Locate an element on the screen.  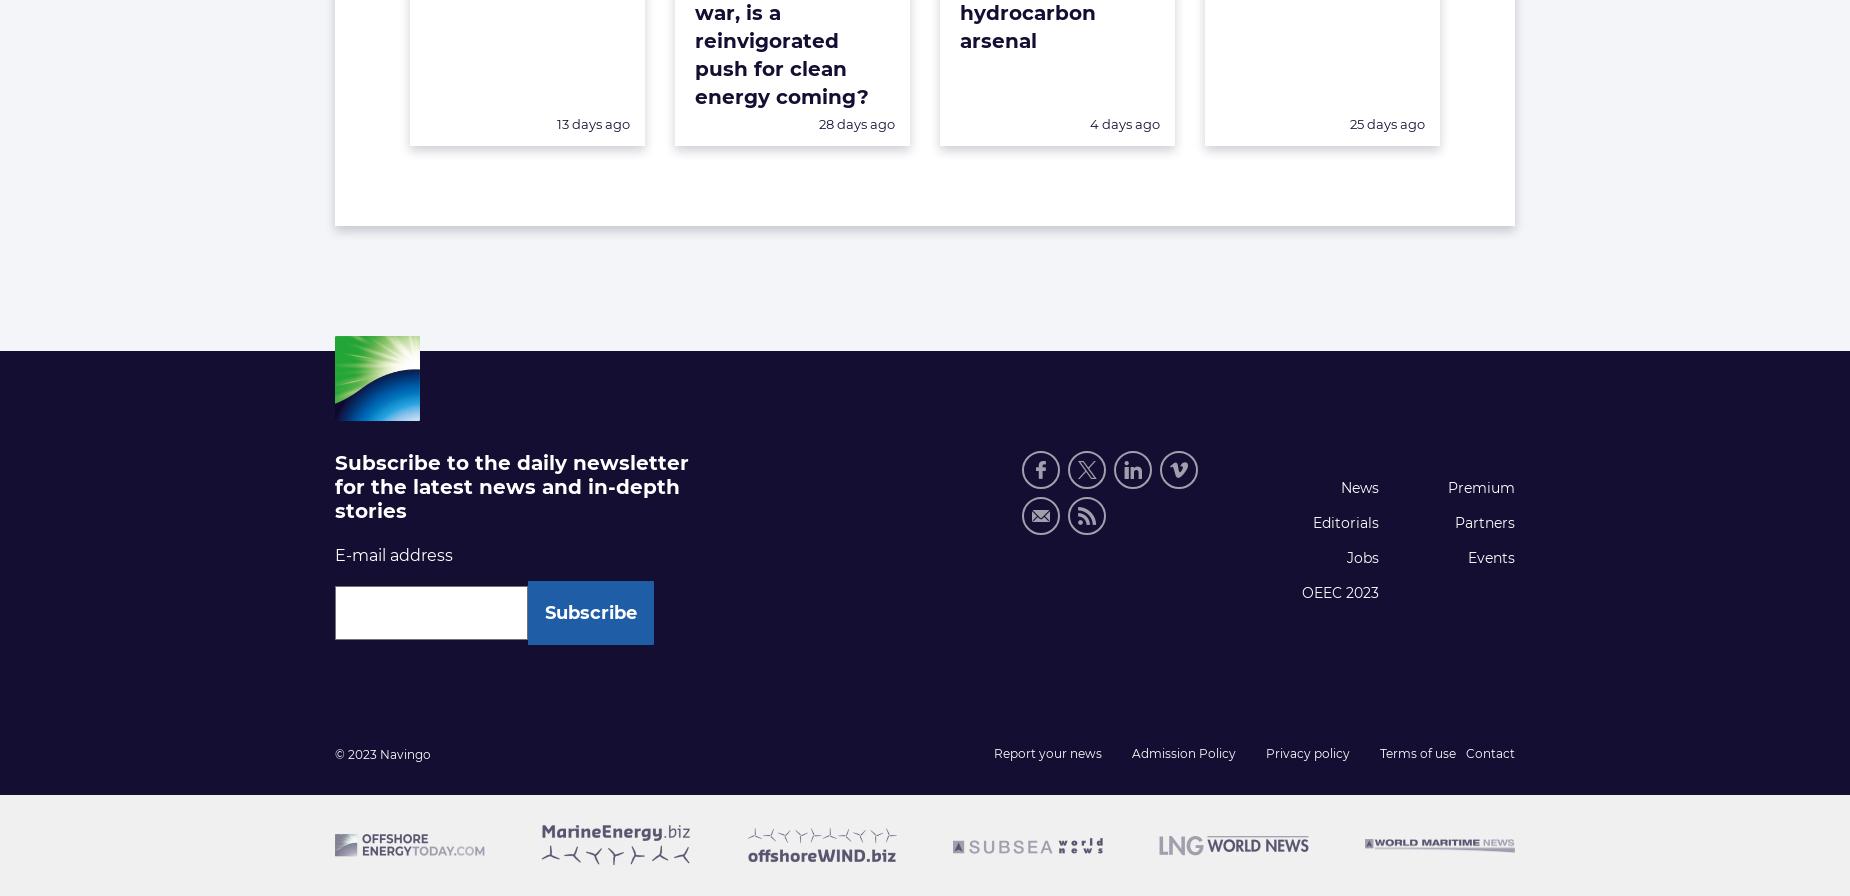
'News' is located at coordinates (1358, 487).